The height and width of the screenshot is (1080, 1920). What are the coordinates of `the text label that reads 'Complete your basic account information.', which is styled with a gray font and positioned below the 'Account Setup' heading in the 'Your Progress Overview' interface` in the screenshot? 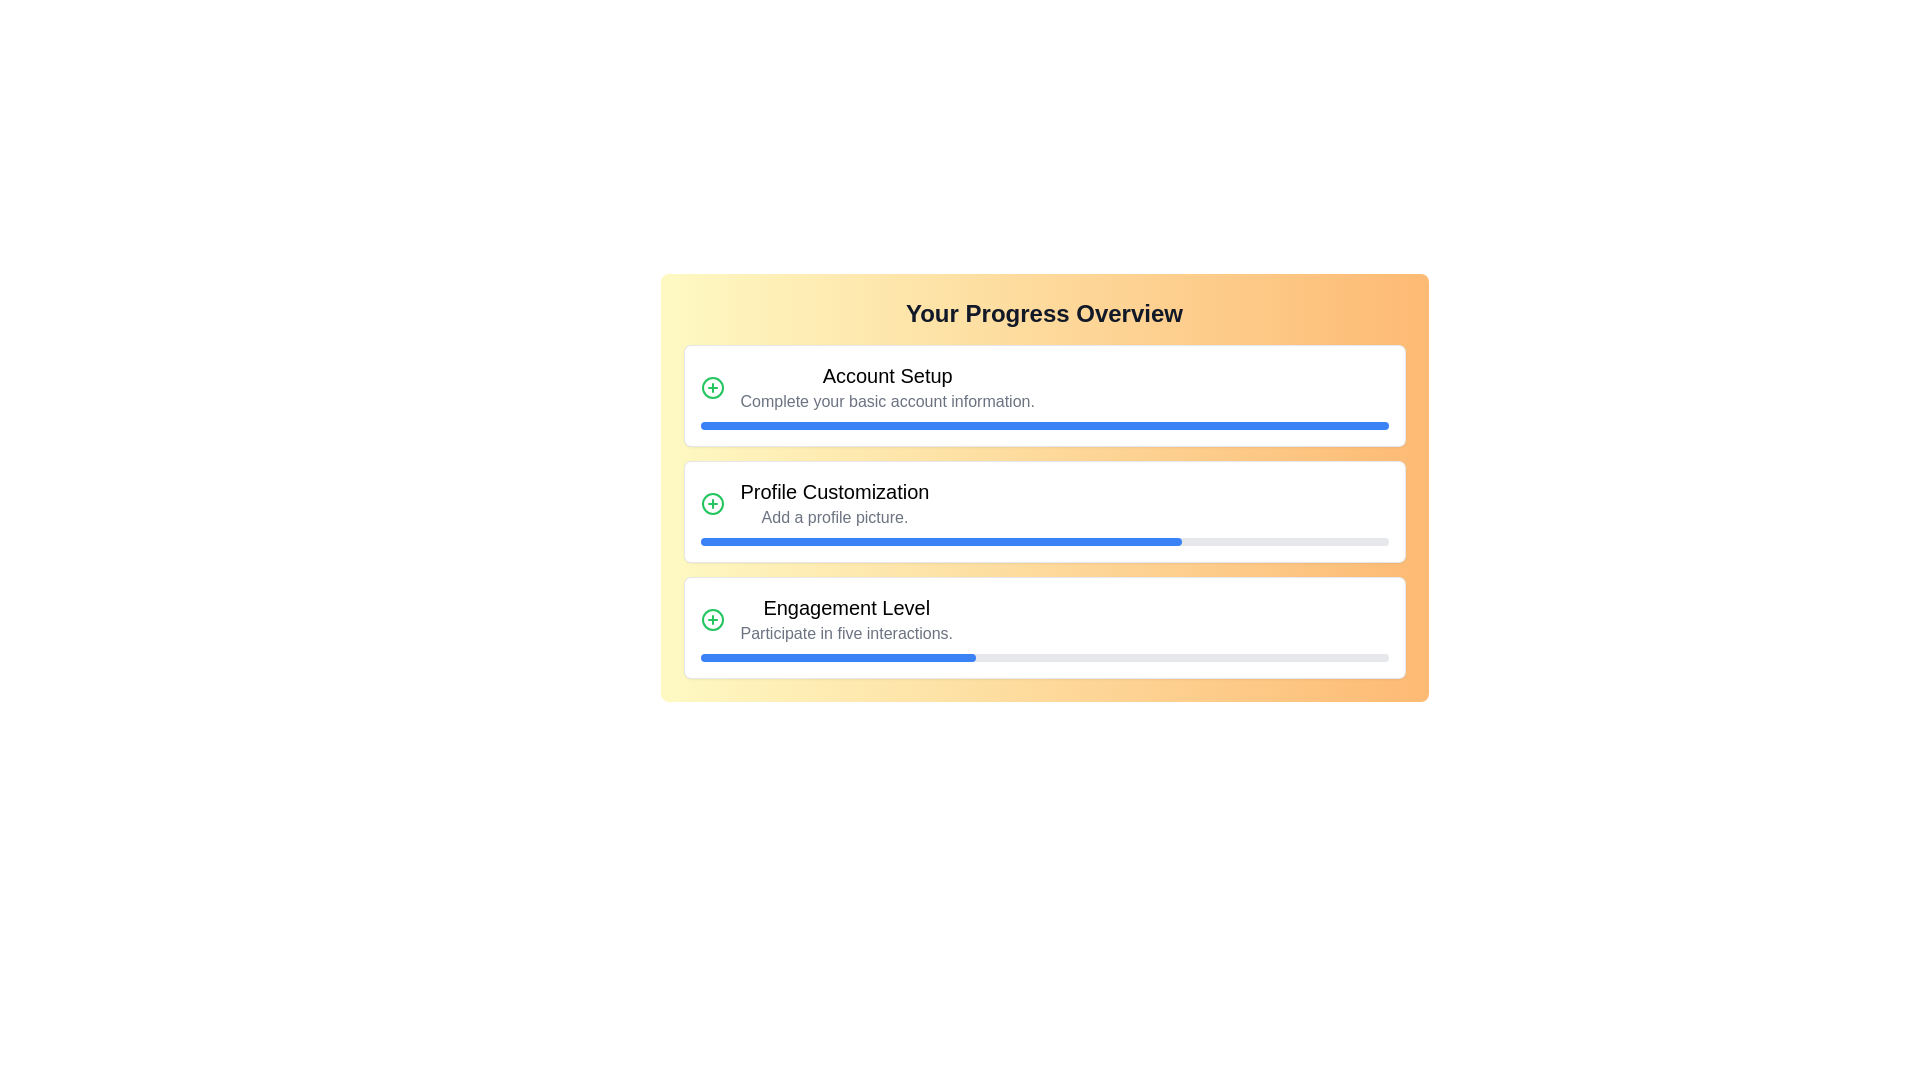 It's located at (886, 401).